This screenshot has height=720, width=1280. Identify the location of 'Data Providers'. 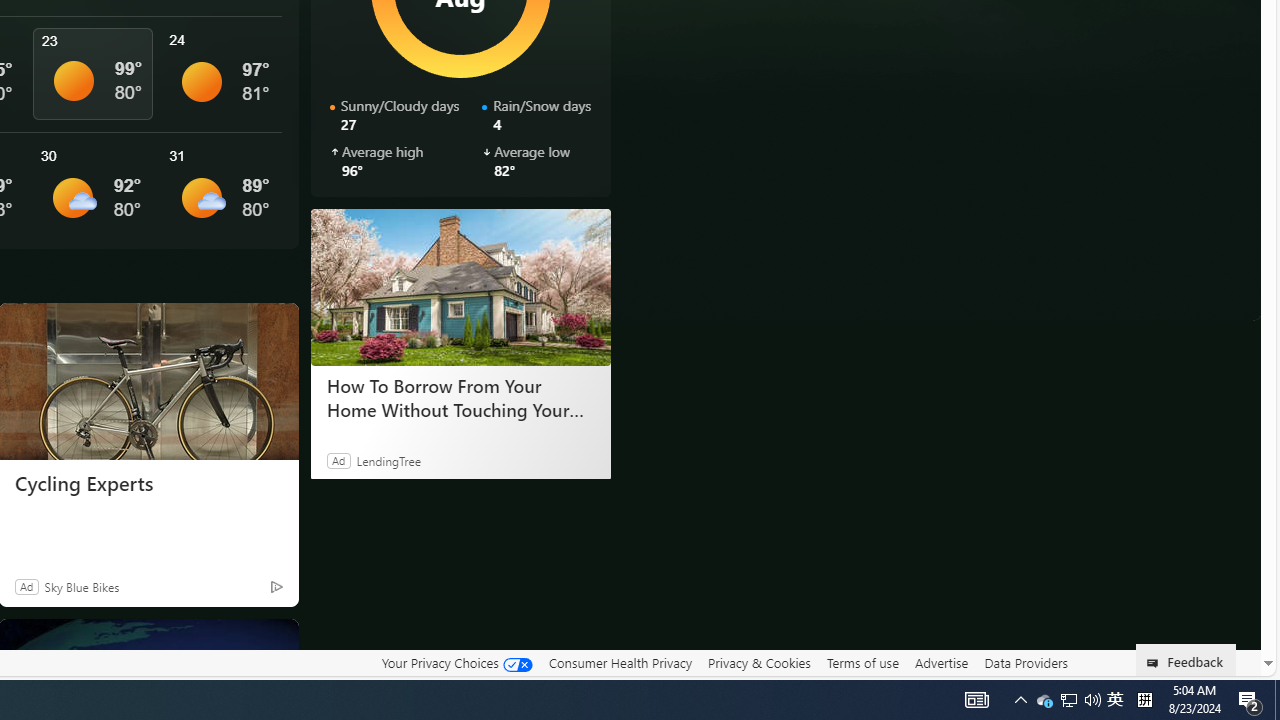
(1025, 662).